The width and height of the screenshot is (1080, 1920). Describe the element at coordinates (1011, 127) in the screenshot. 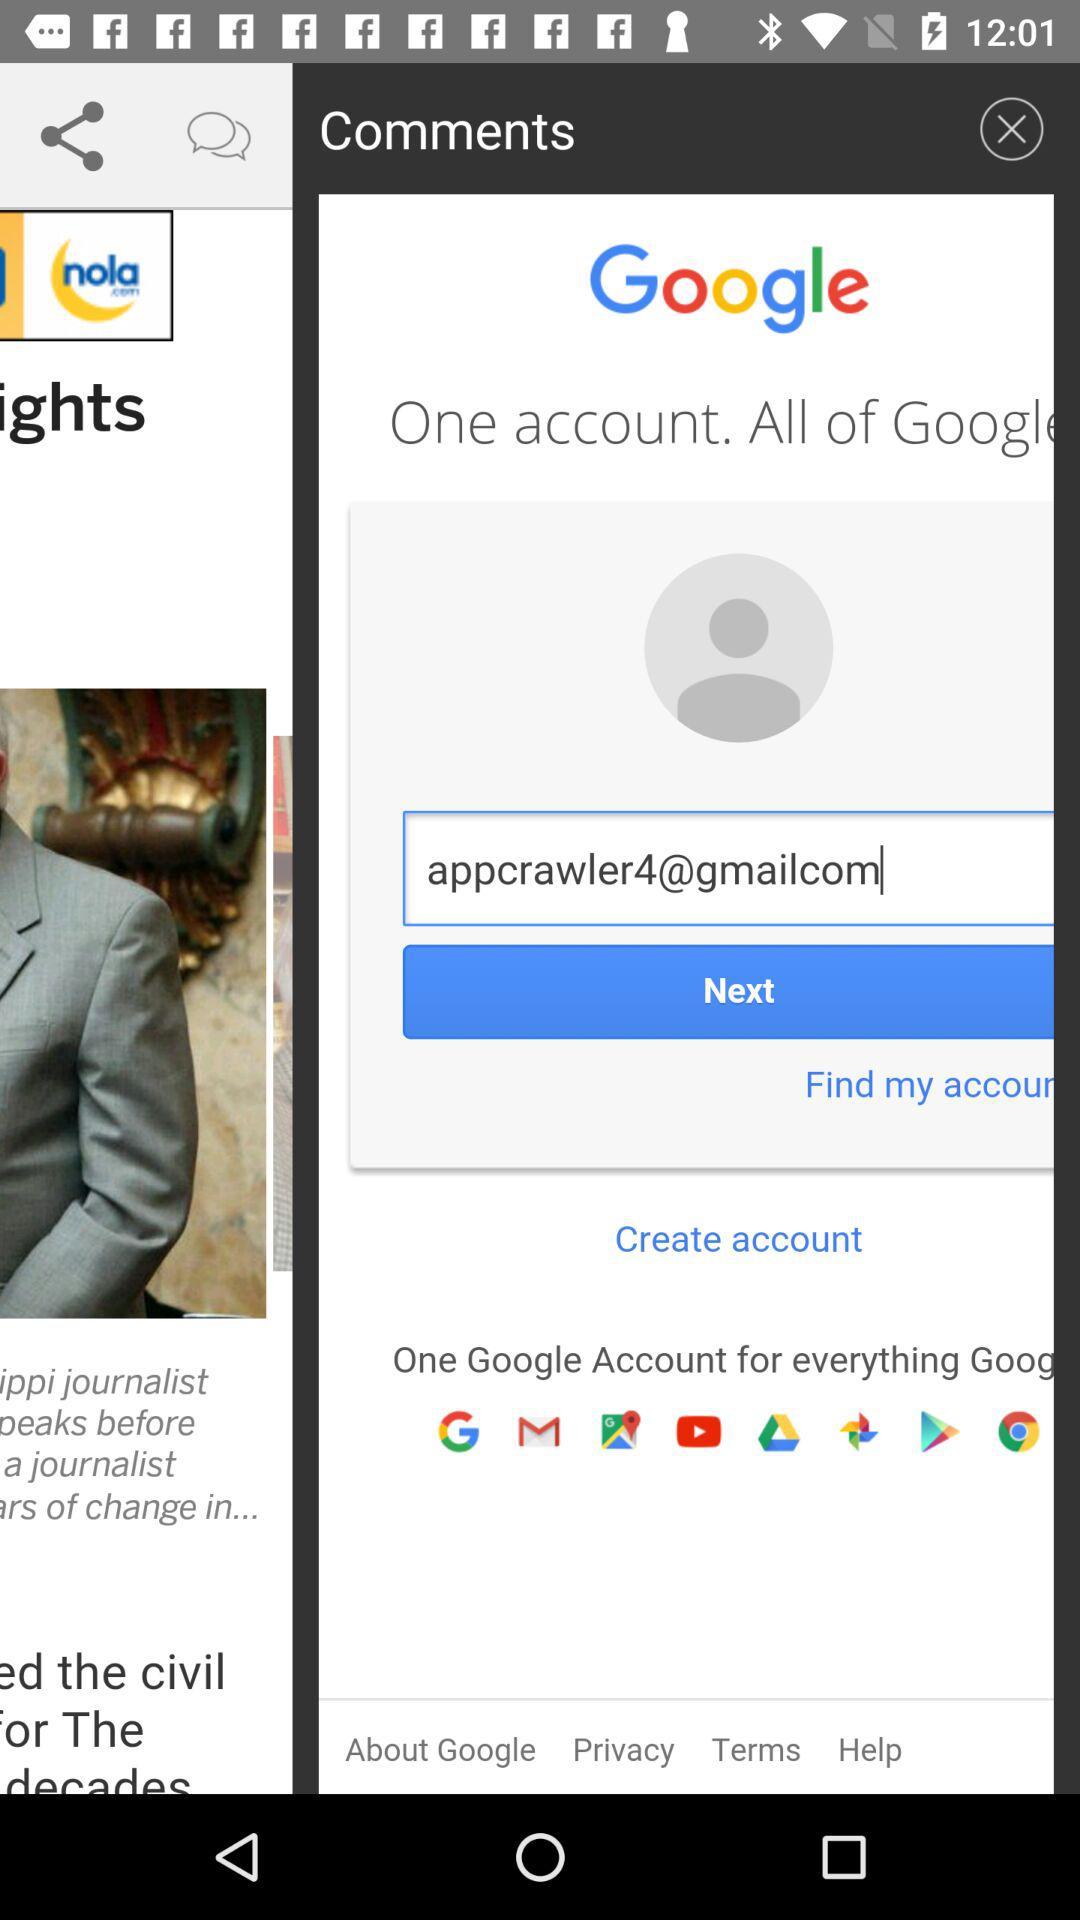

I see `the close icon` at that location.